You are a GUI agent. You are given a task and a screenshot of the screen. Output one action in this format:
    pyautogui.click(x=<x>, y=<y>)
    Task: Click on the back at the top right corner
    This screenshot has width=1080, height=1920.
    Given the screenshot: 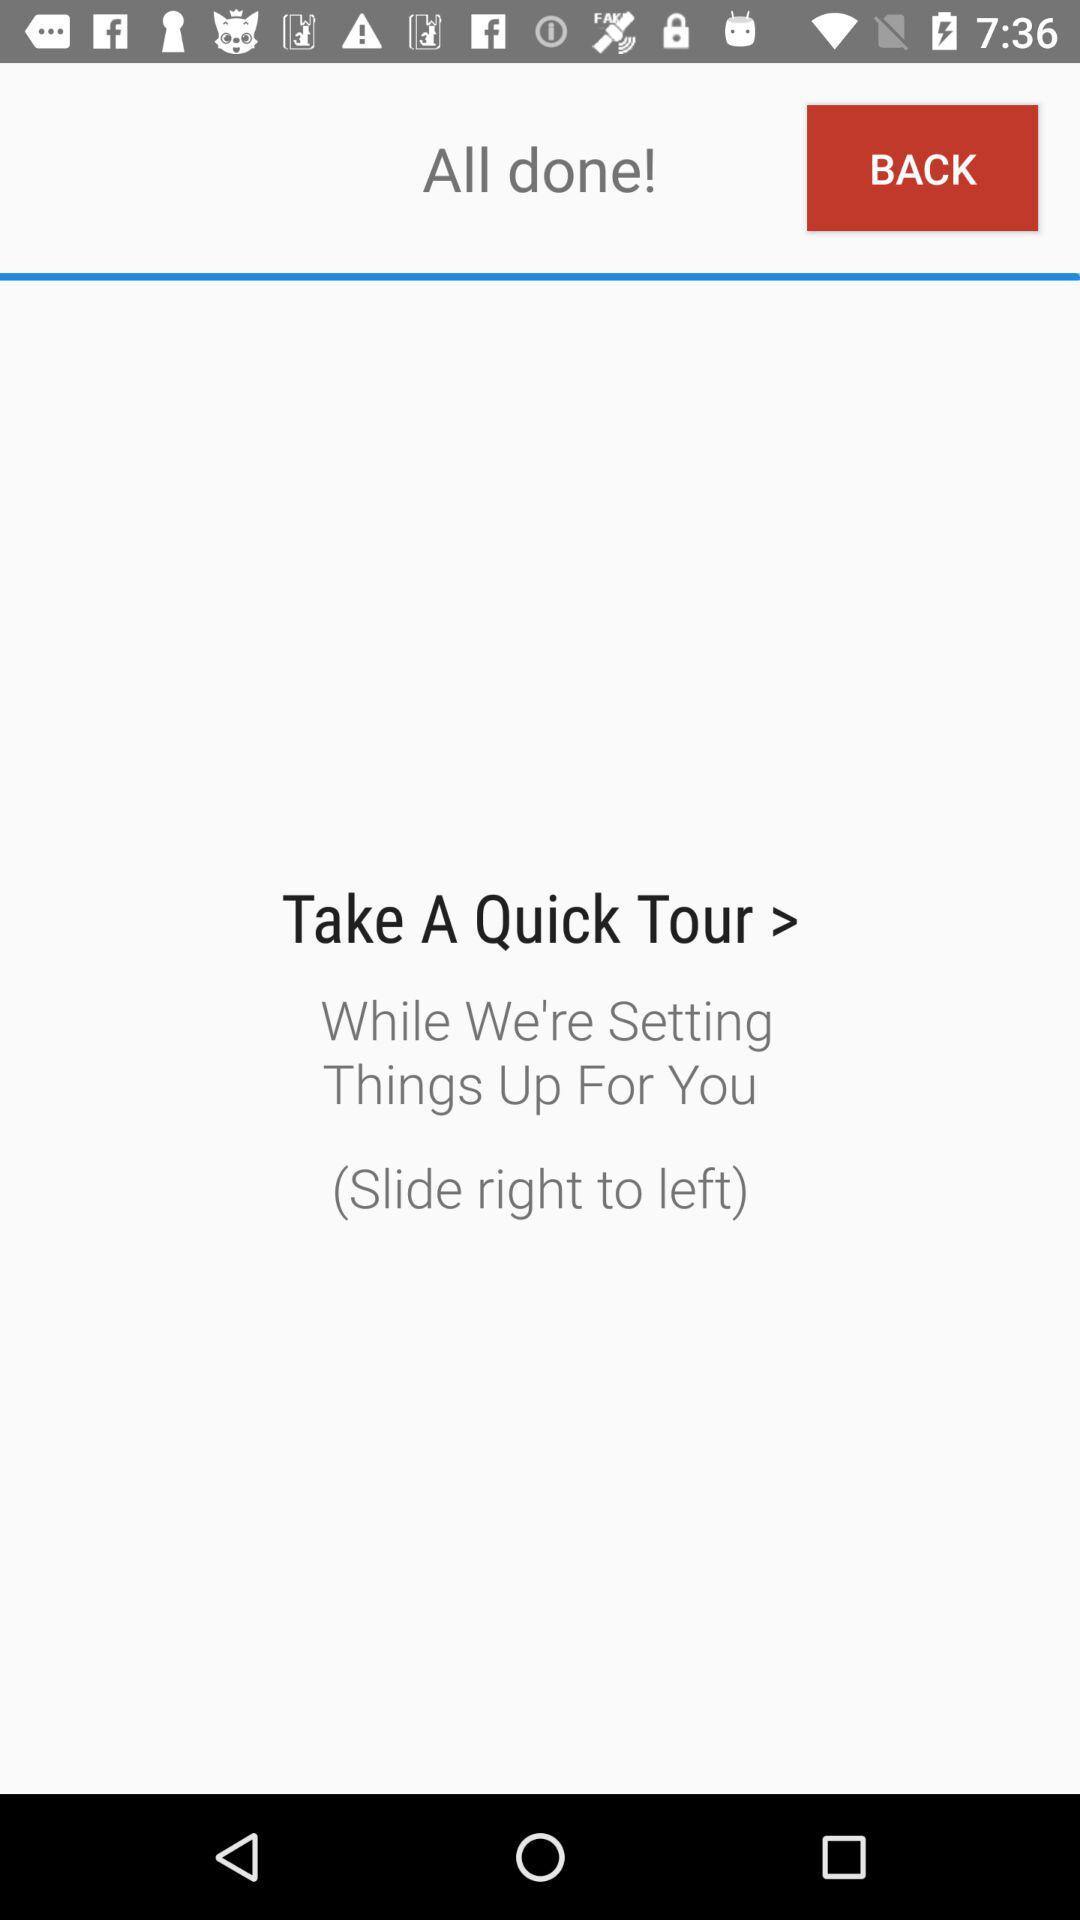 What is the action you would take?
    pyautogui.click(x=922, y=168)
    